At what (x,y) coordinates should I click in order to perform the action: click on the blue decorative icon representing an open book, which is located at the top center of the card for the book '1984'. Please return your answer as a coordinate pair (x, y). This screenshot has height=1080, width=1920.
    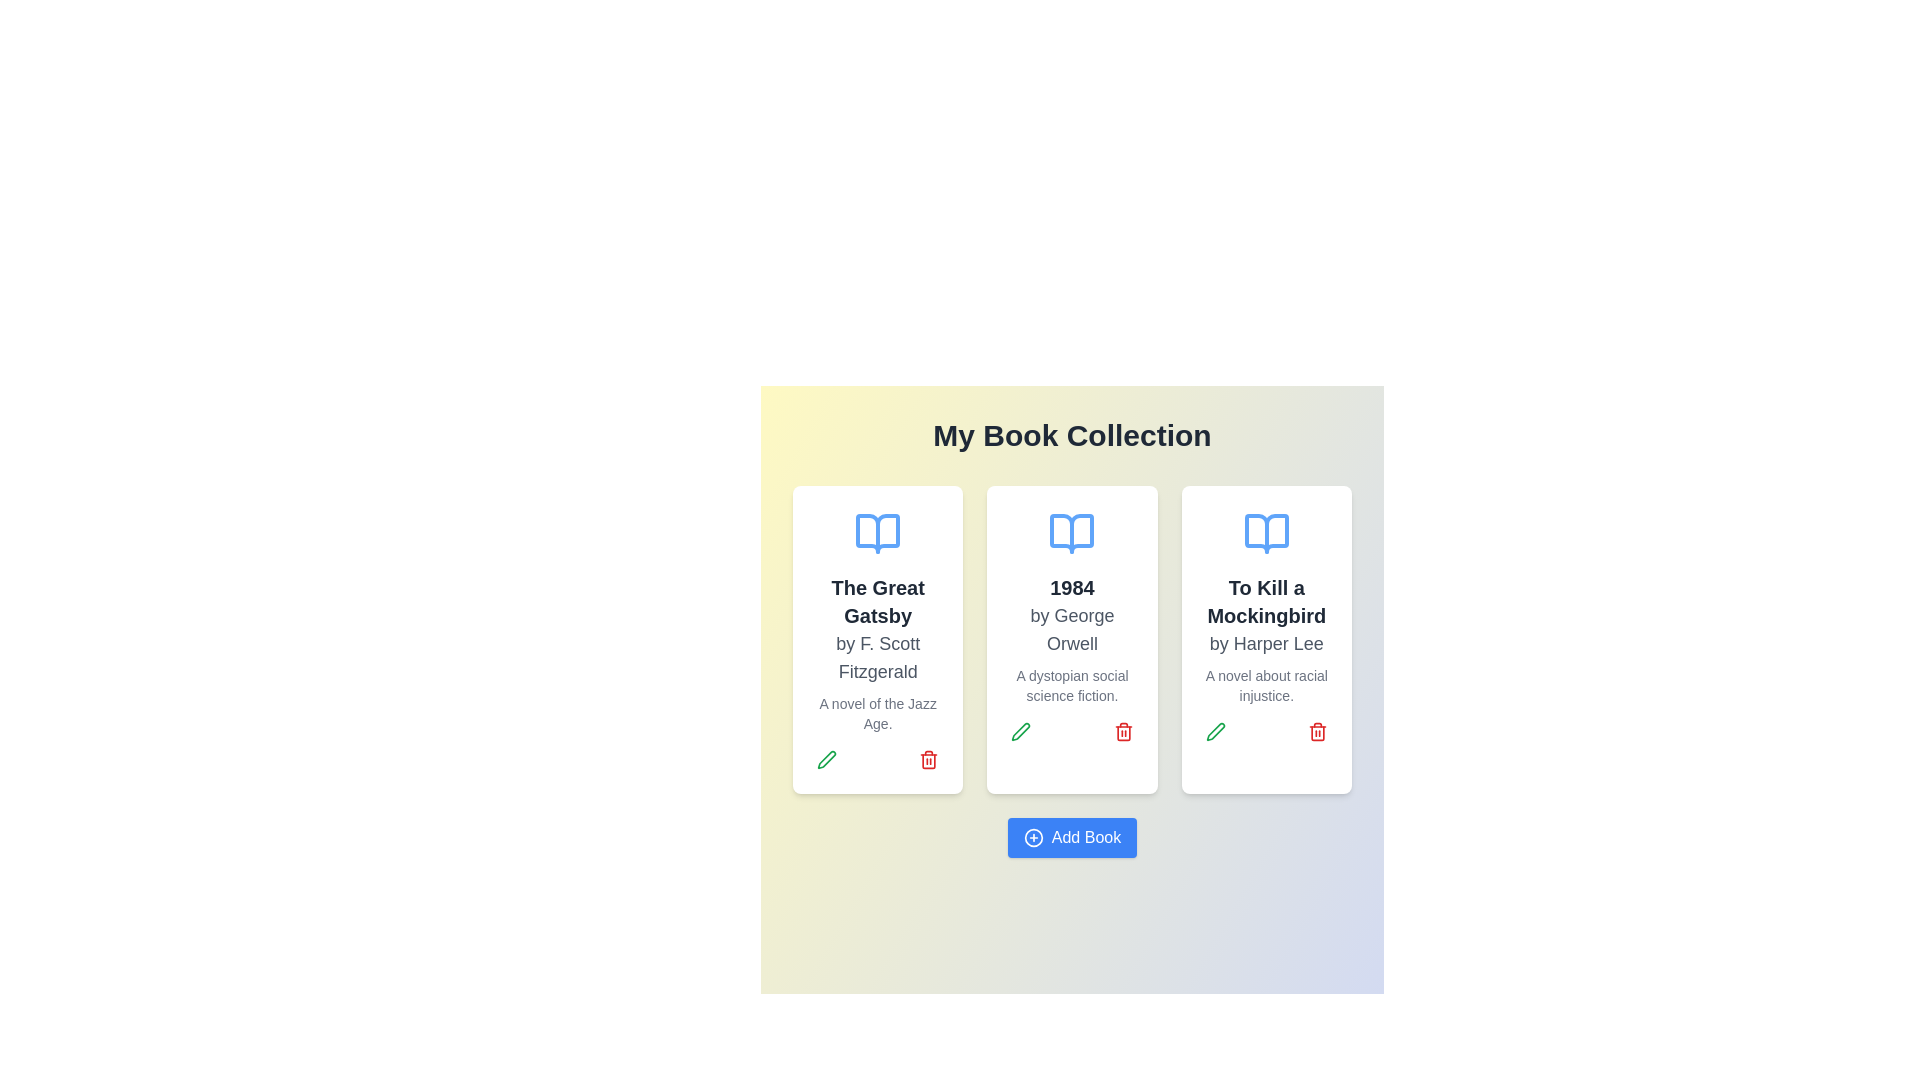
    Looking at the image, I should click on (1071, 532).